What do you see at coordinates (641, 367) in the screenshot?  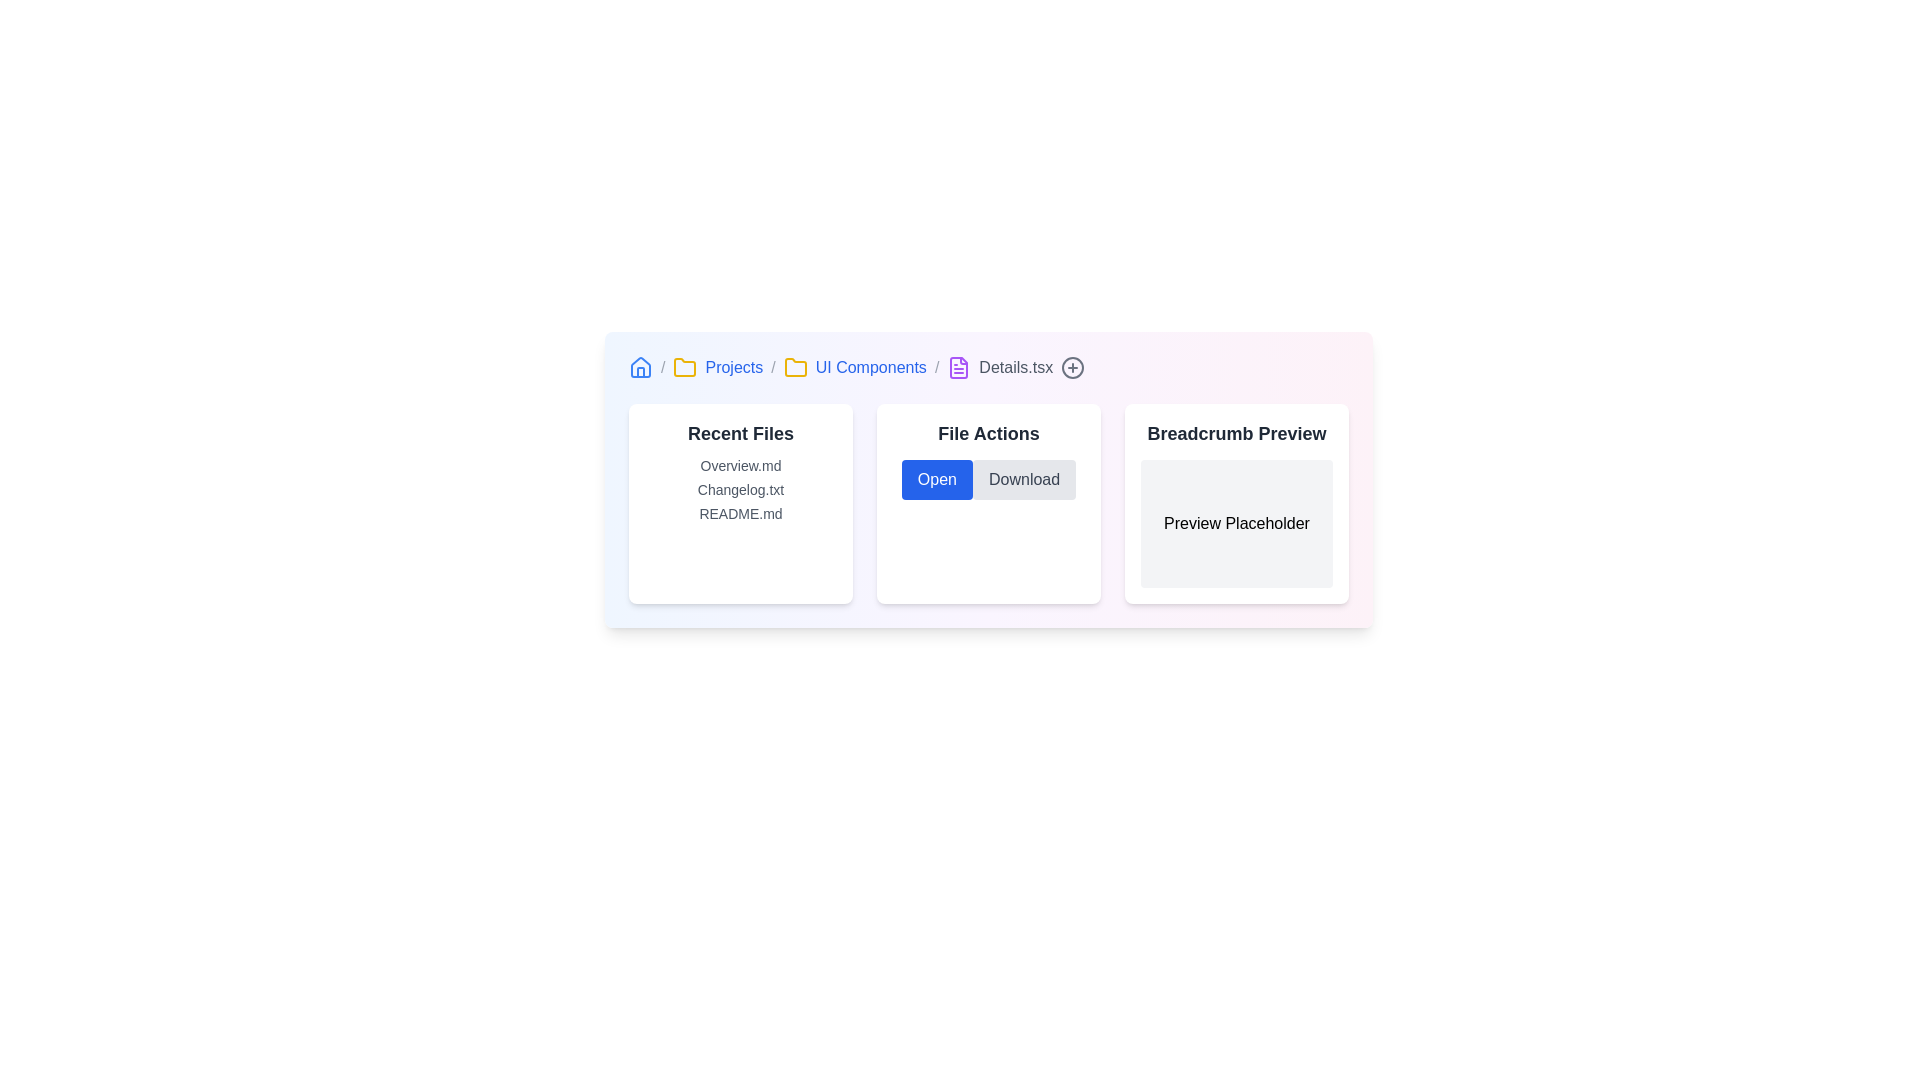 I see `the blue house-like icon in the breadcrumb navigation bar, positioned before the 'Projects' text` at bounding box center [641, 367].